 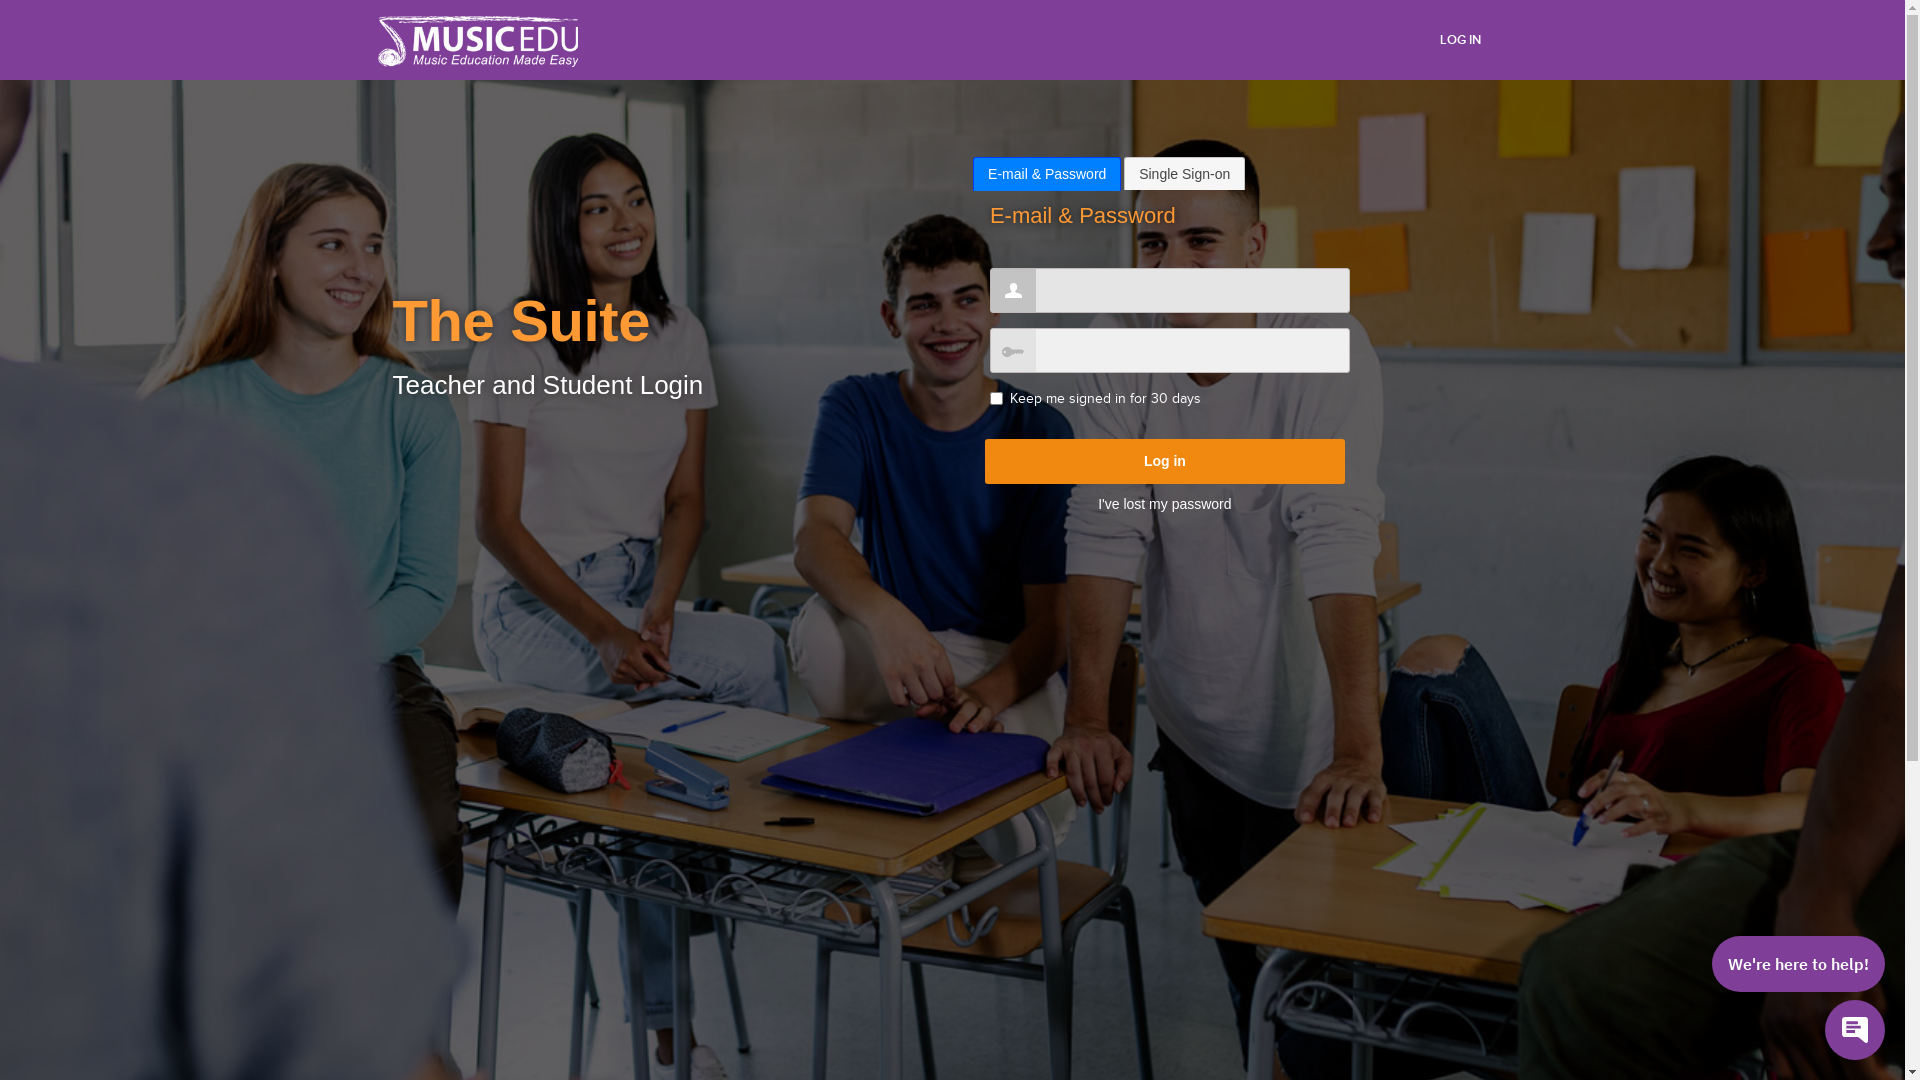 I want to click on 'Log in', so click(x=1165, y=461).